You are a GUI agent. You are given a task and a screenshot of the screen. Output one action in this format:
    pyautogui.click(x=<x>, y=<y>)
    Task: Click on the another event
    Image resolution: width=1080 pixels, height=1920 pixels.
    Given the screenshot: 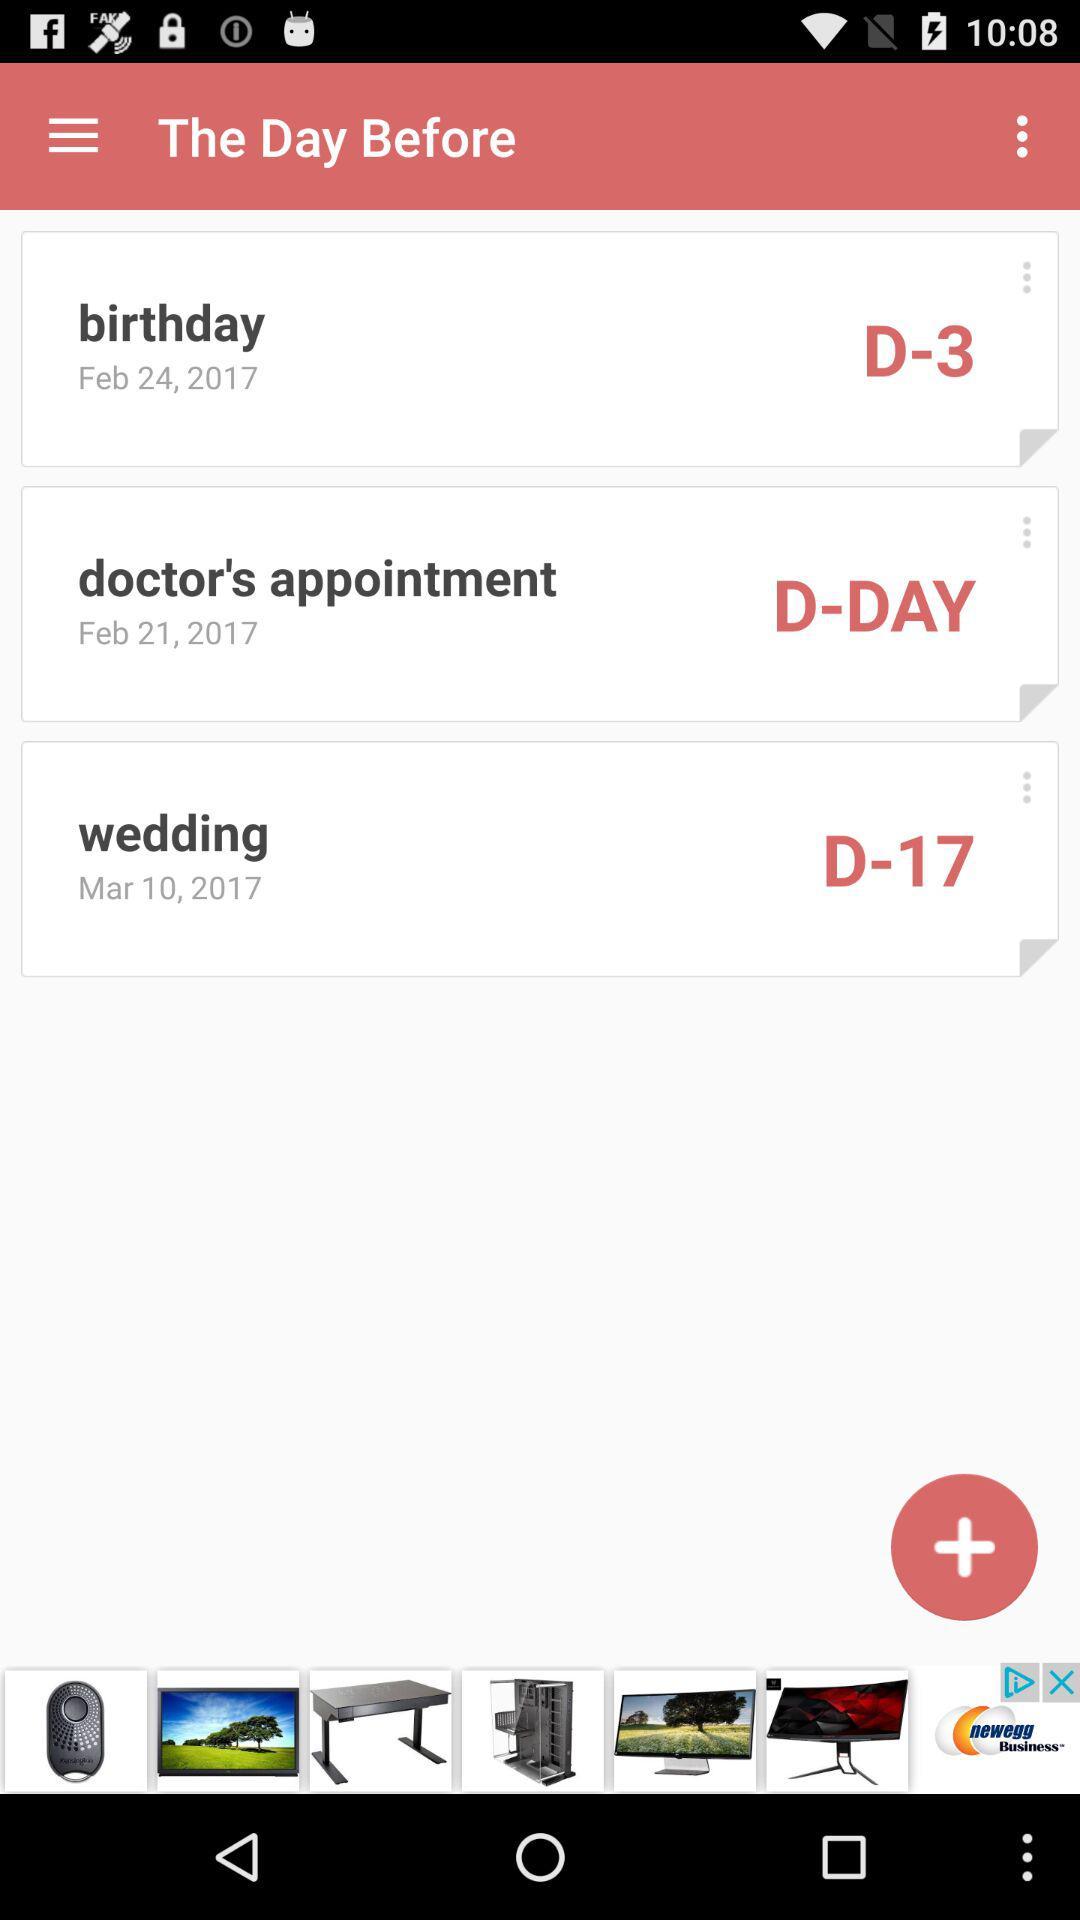 What is the action you would take?
    pyautogui.click(x=963, y=1546)
    